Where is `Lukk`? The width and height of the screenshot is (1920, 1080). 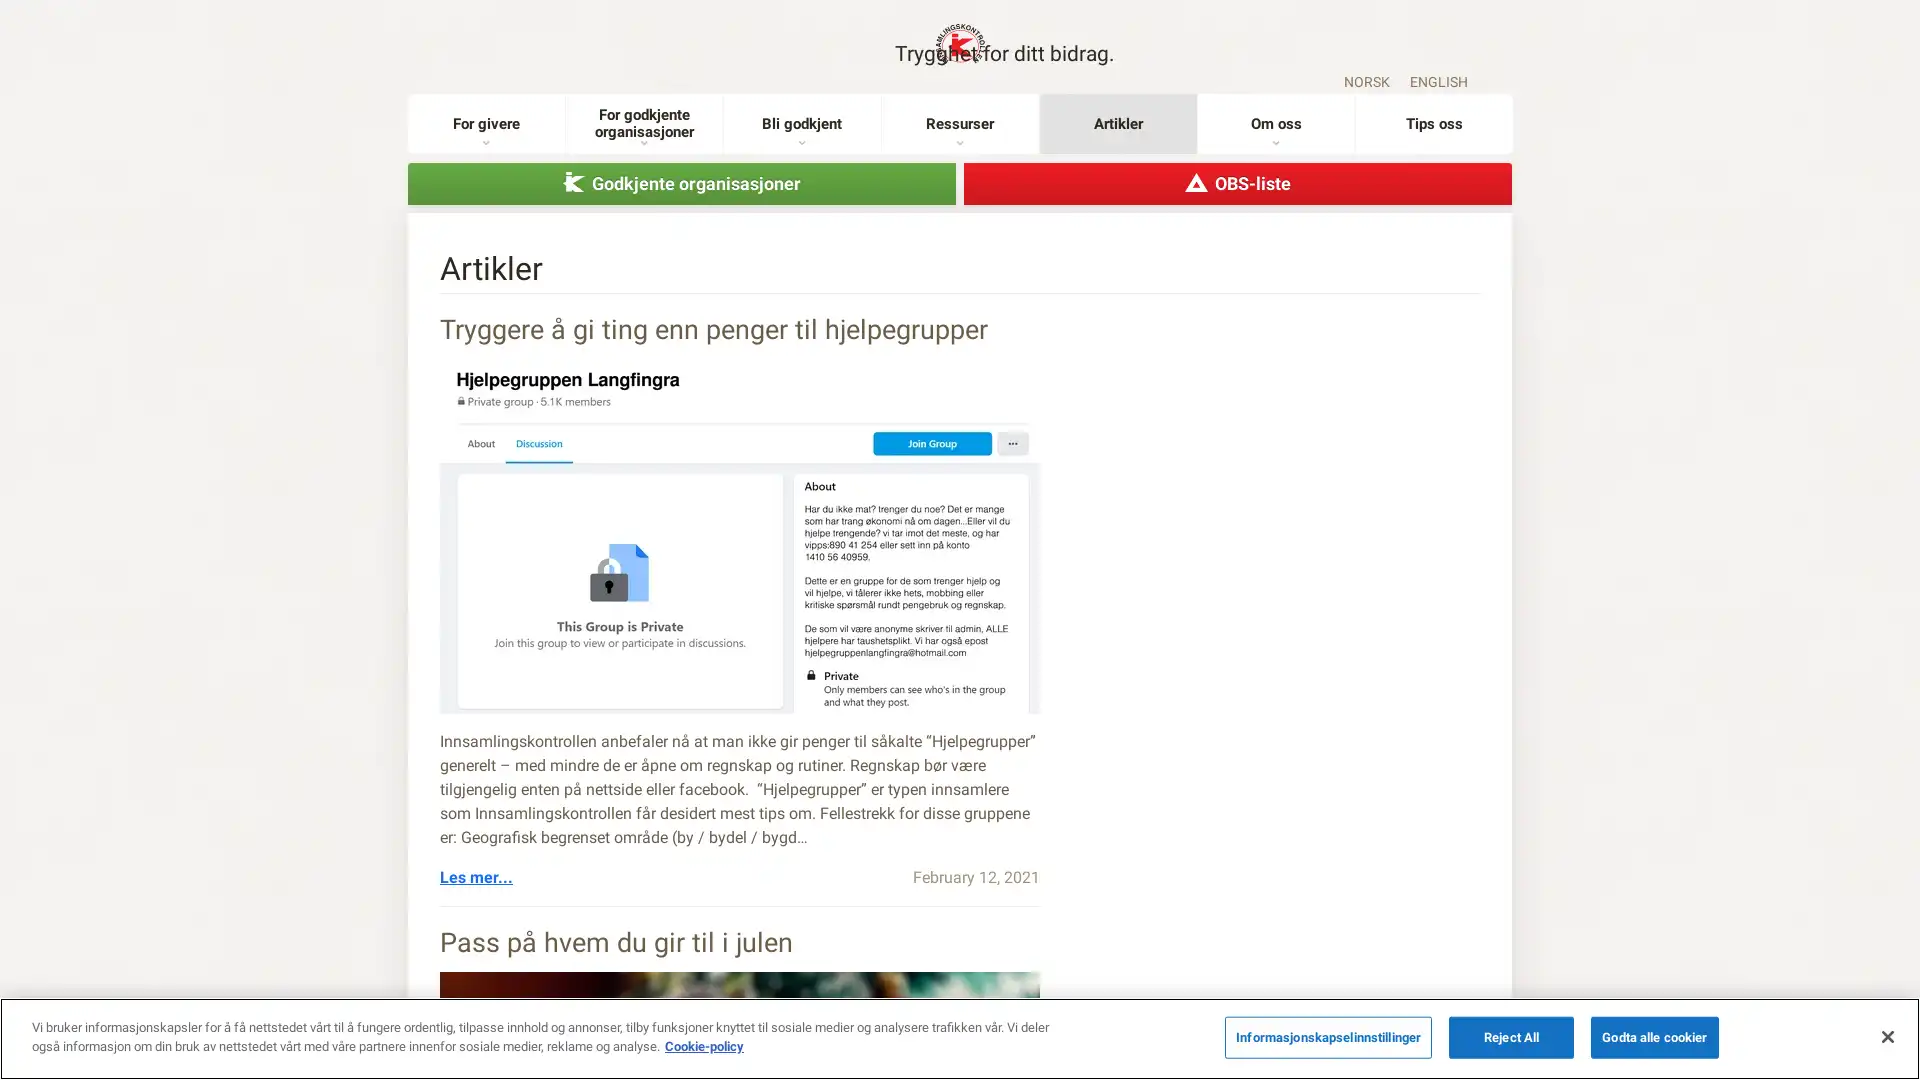
Lukk is located at coordinates (1886, 1035).